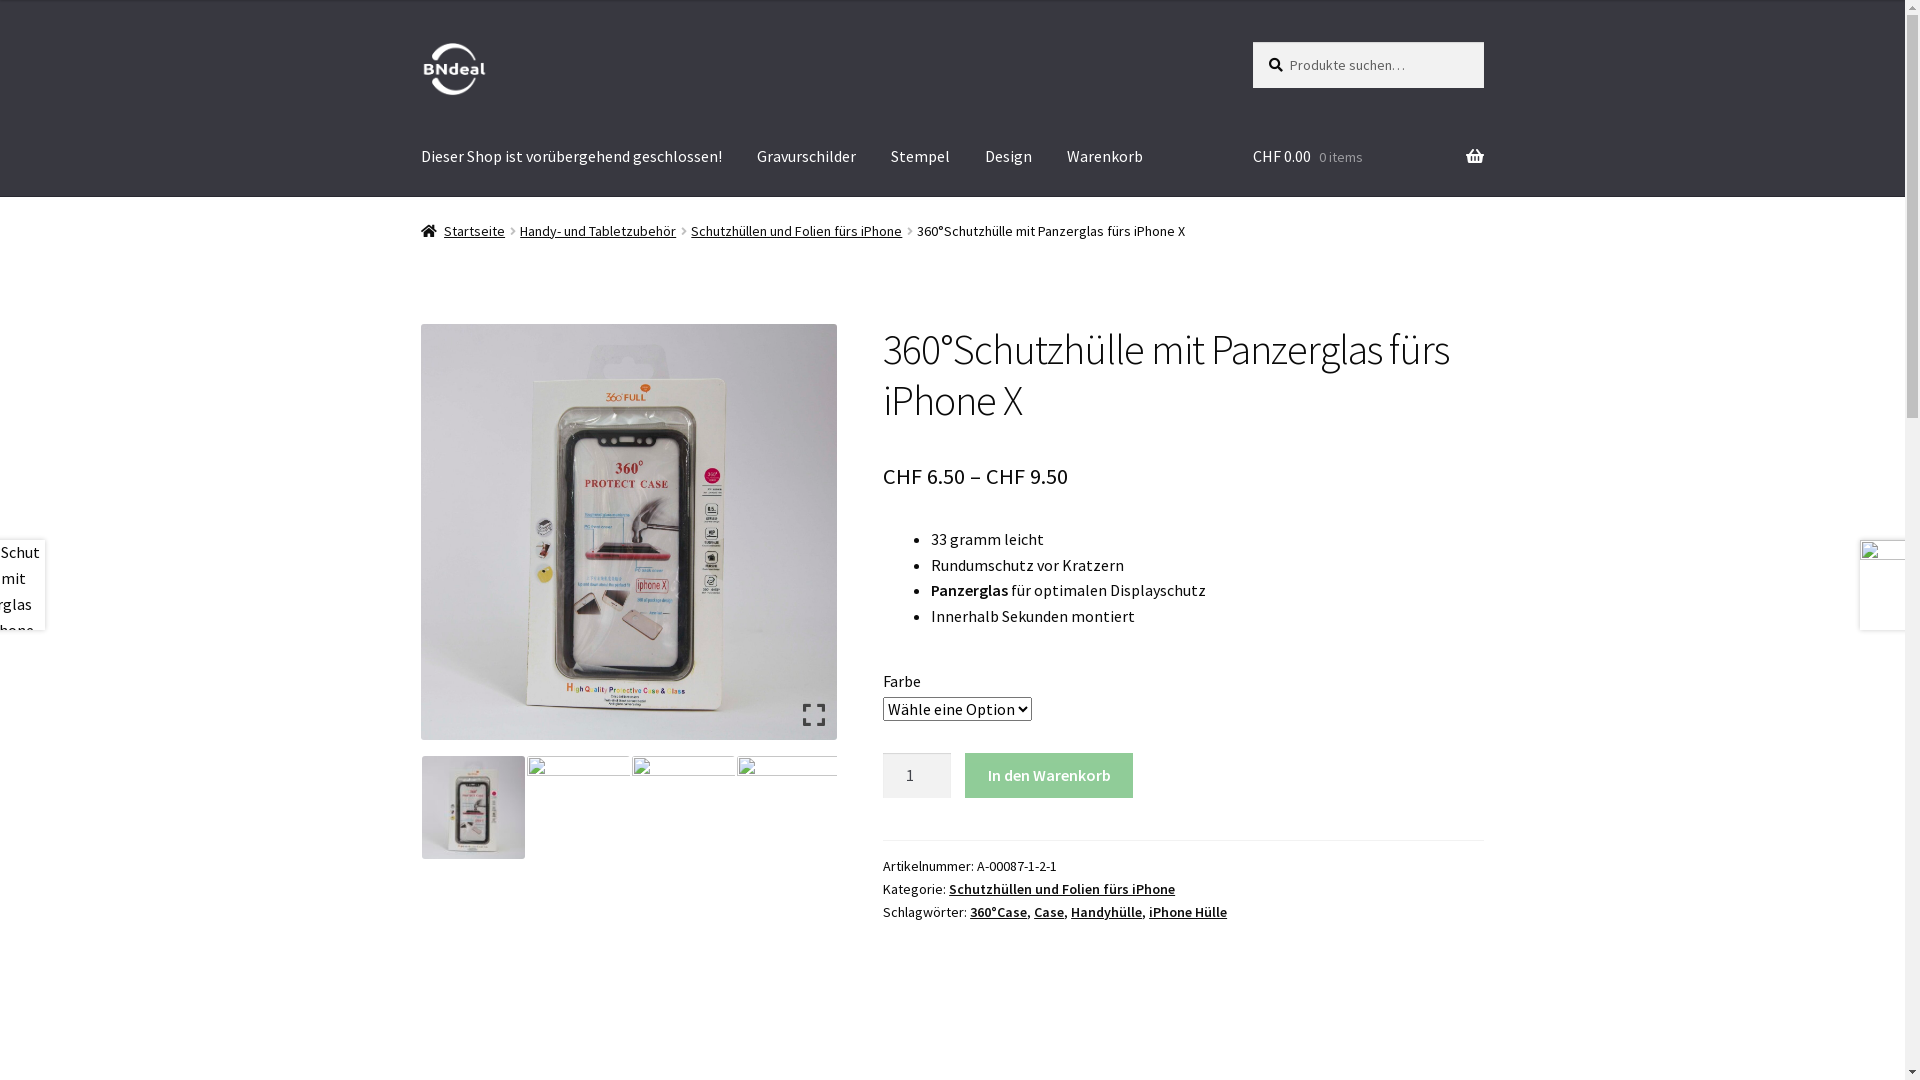 The image size is (1920, 1080). I want to click on 'In den Warenkorb', so click(1048, 774).